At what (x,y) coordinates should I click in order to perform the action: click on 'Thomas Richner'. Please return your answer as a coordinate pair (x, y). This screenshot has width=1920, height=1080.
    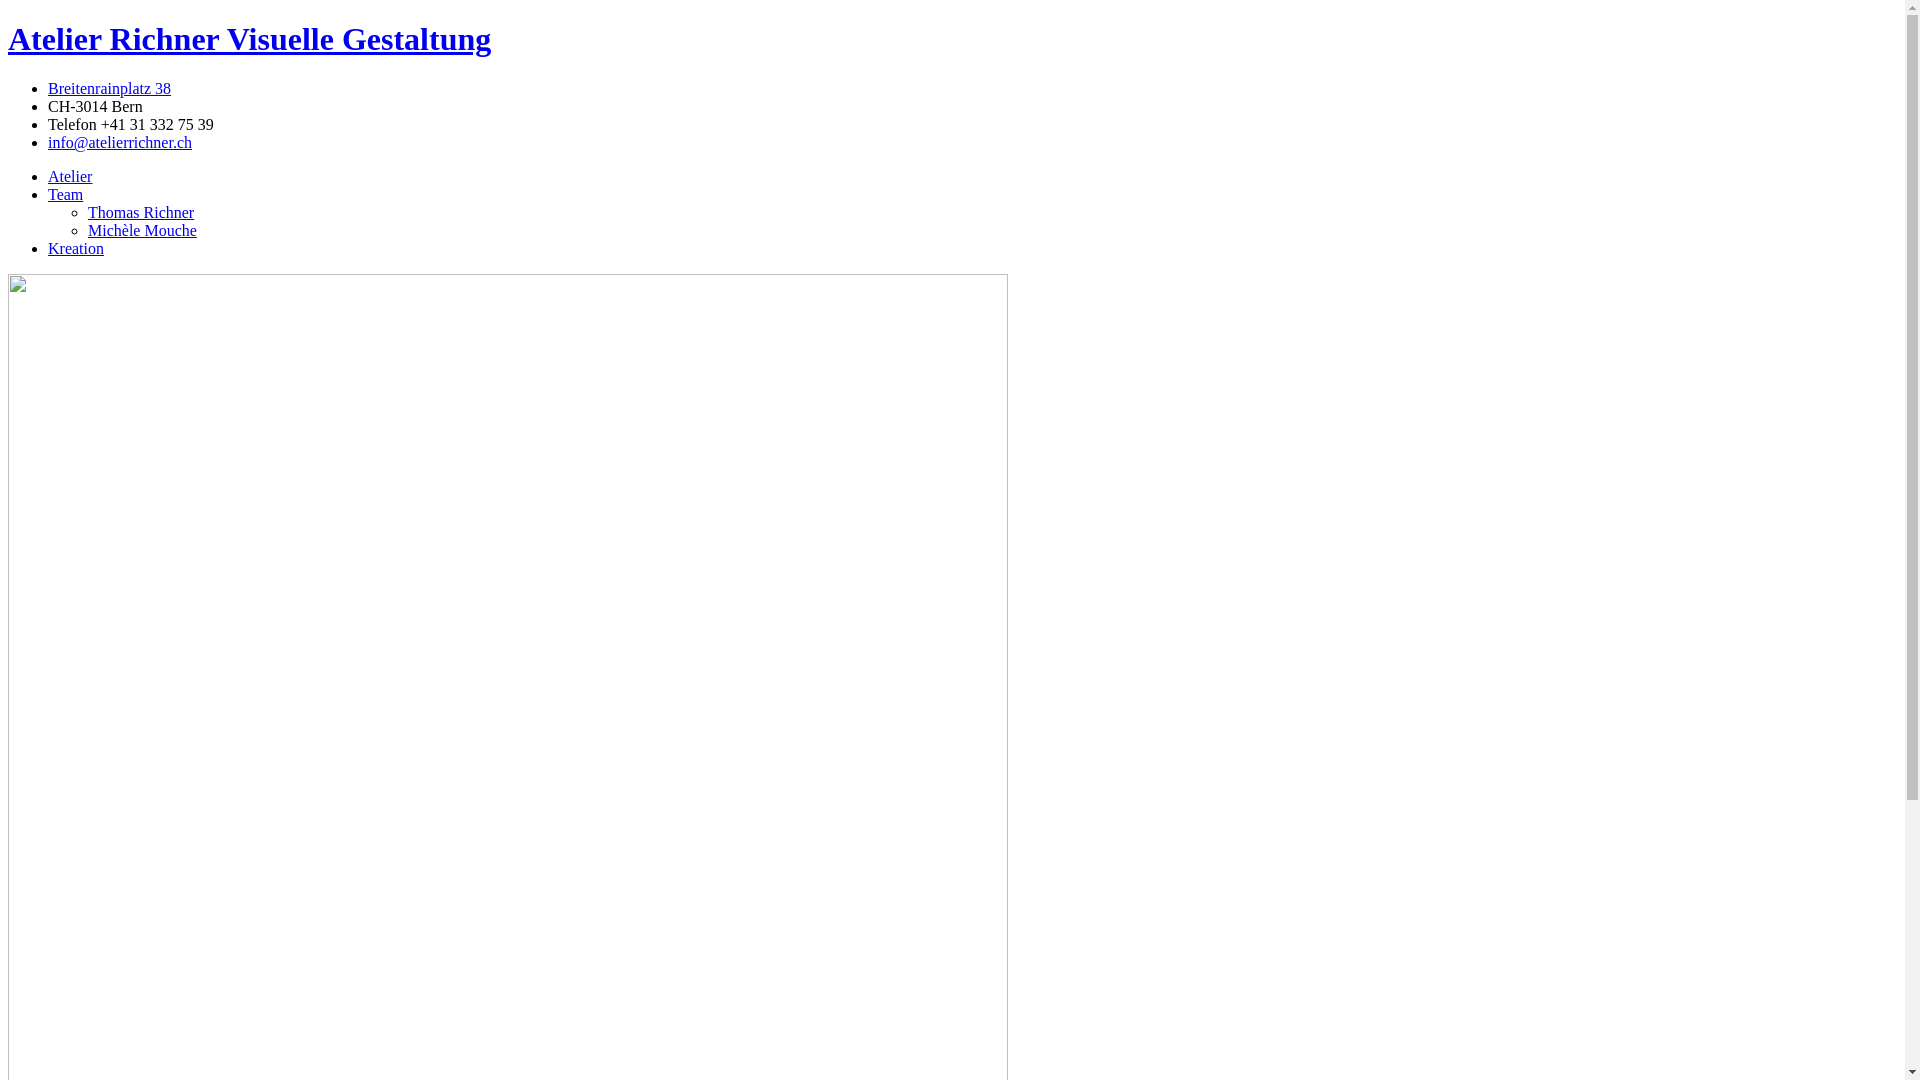
    Looking at the image, I should click on (139, 212).